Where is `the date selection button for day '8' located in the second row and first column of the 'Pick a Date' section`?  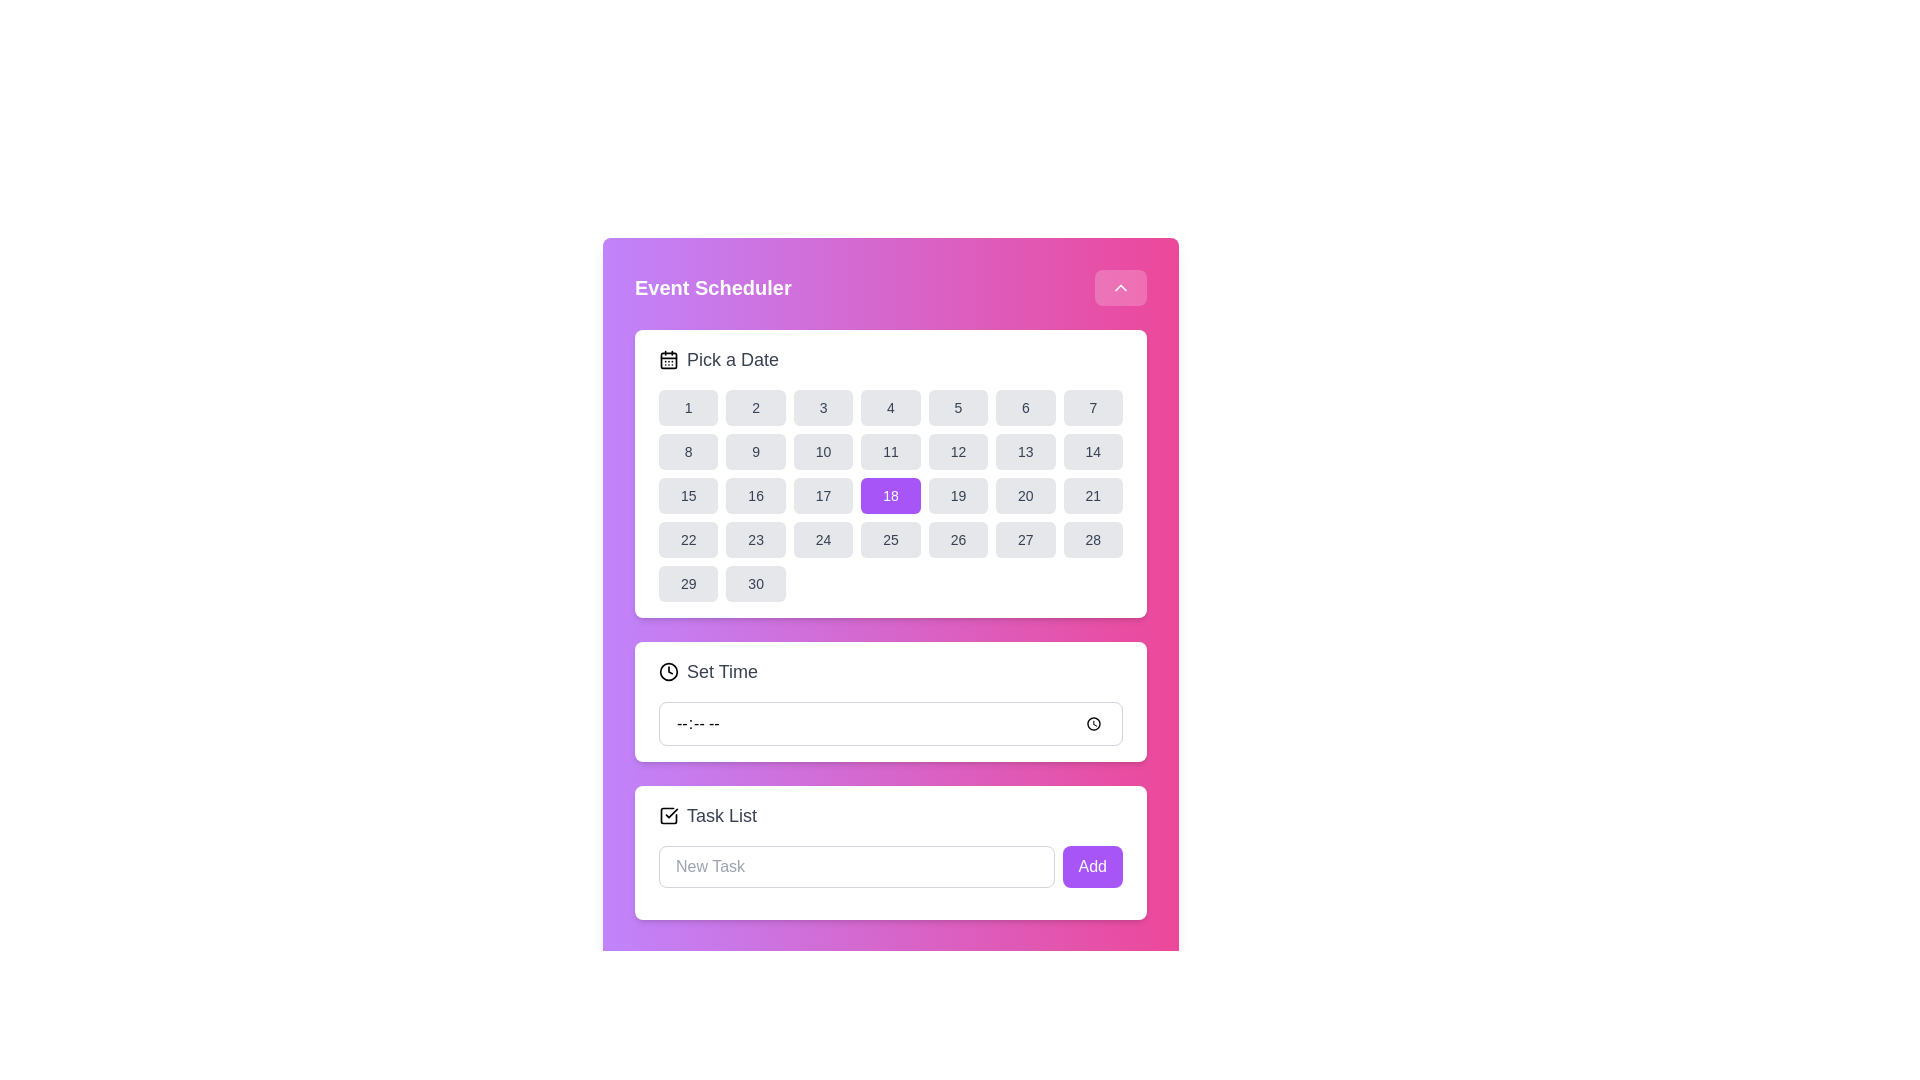 the date selection button for day '8' located in the second row and first column of the 'Pick a Date' section is located at coordinates (688, 451).